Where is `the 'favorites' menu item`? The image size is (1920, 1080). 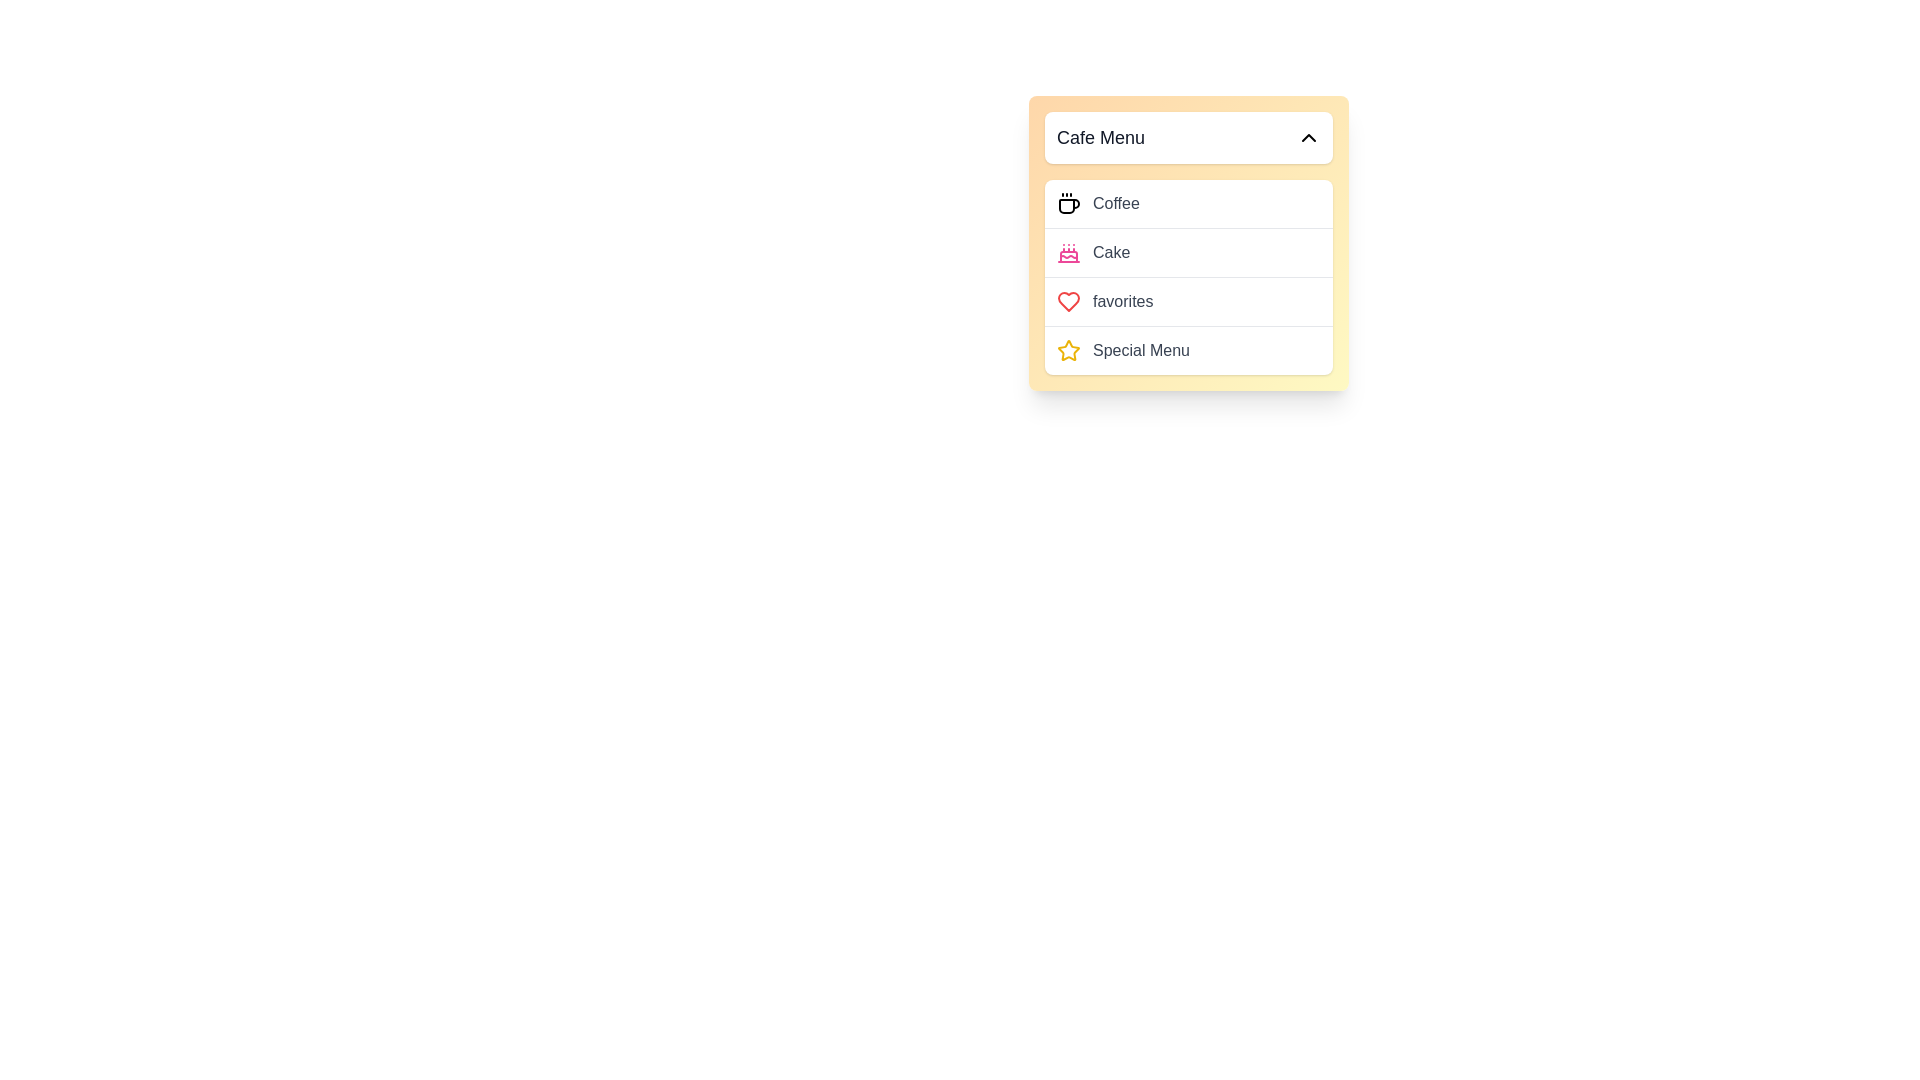 the 'favorites' menu item is located at coordinates (1189, 277).